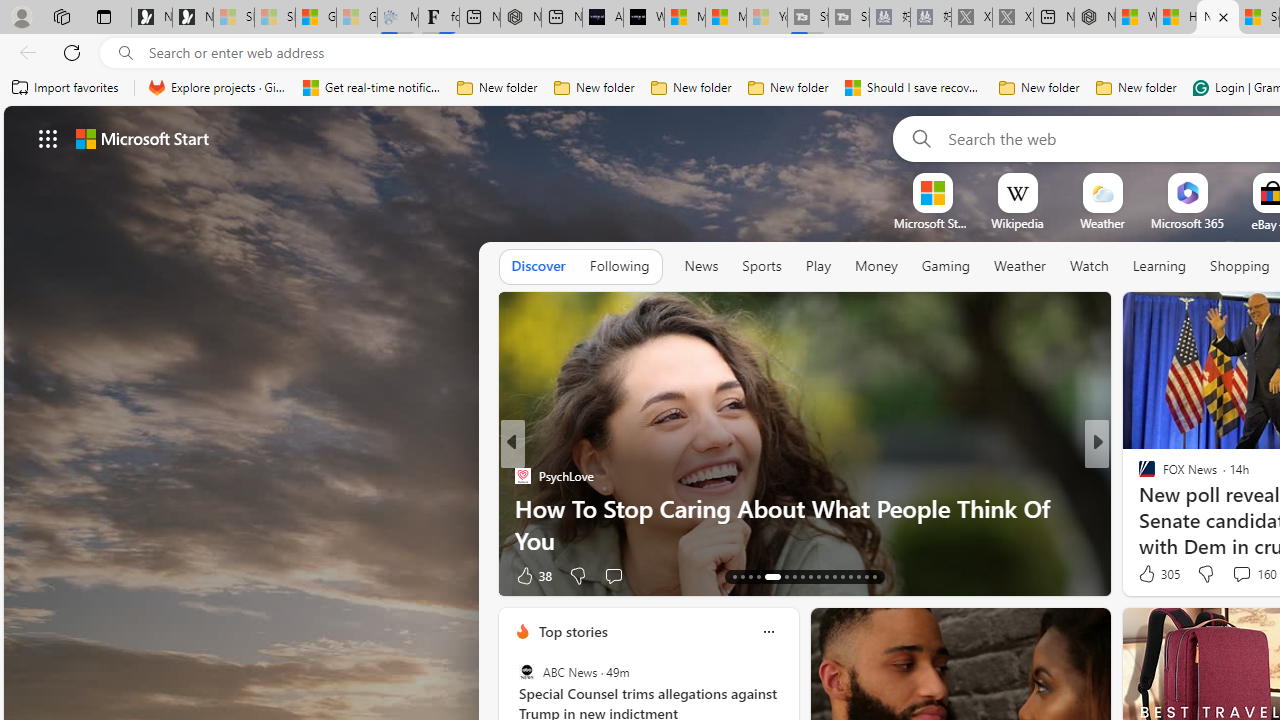 This screenshot has width=1280, height=720. I want to click on 'AutomationID: tab-25', so click(842, 577).